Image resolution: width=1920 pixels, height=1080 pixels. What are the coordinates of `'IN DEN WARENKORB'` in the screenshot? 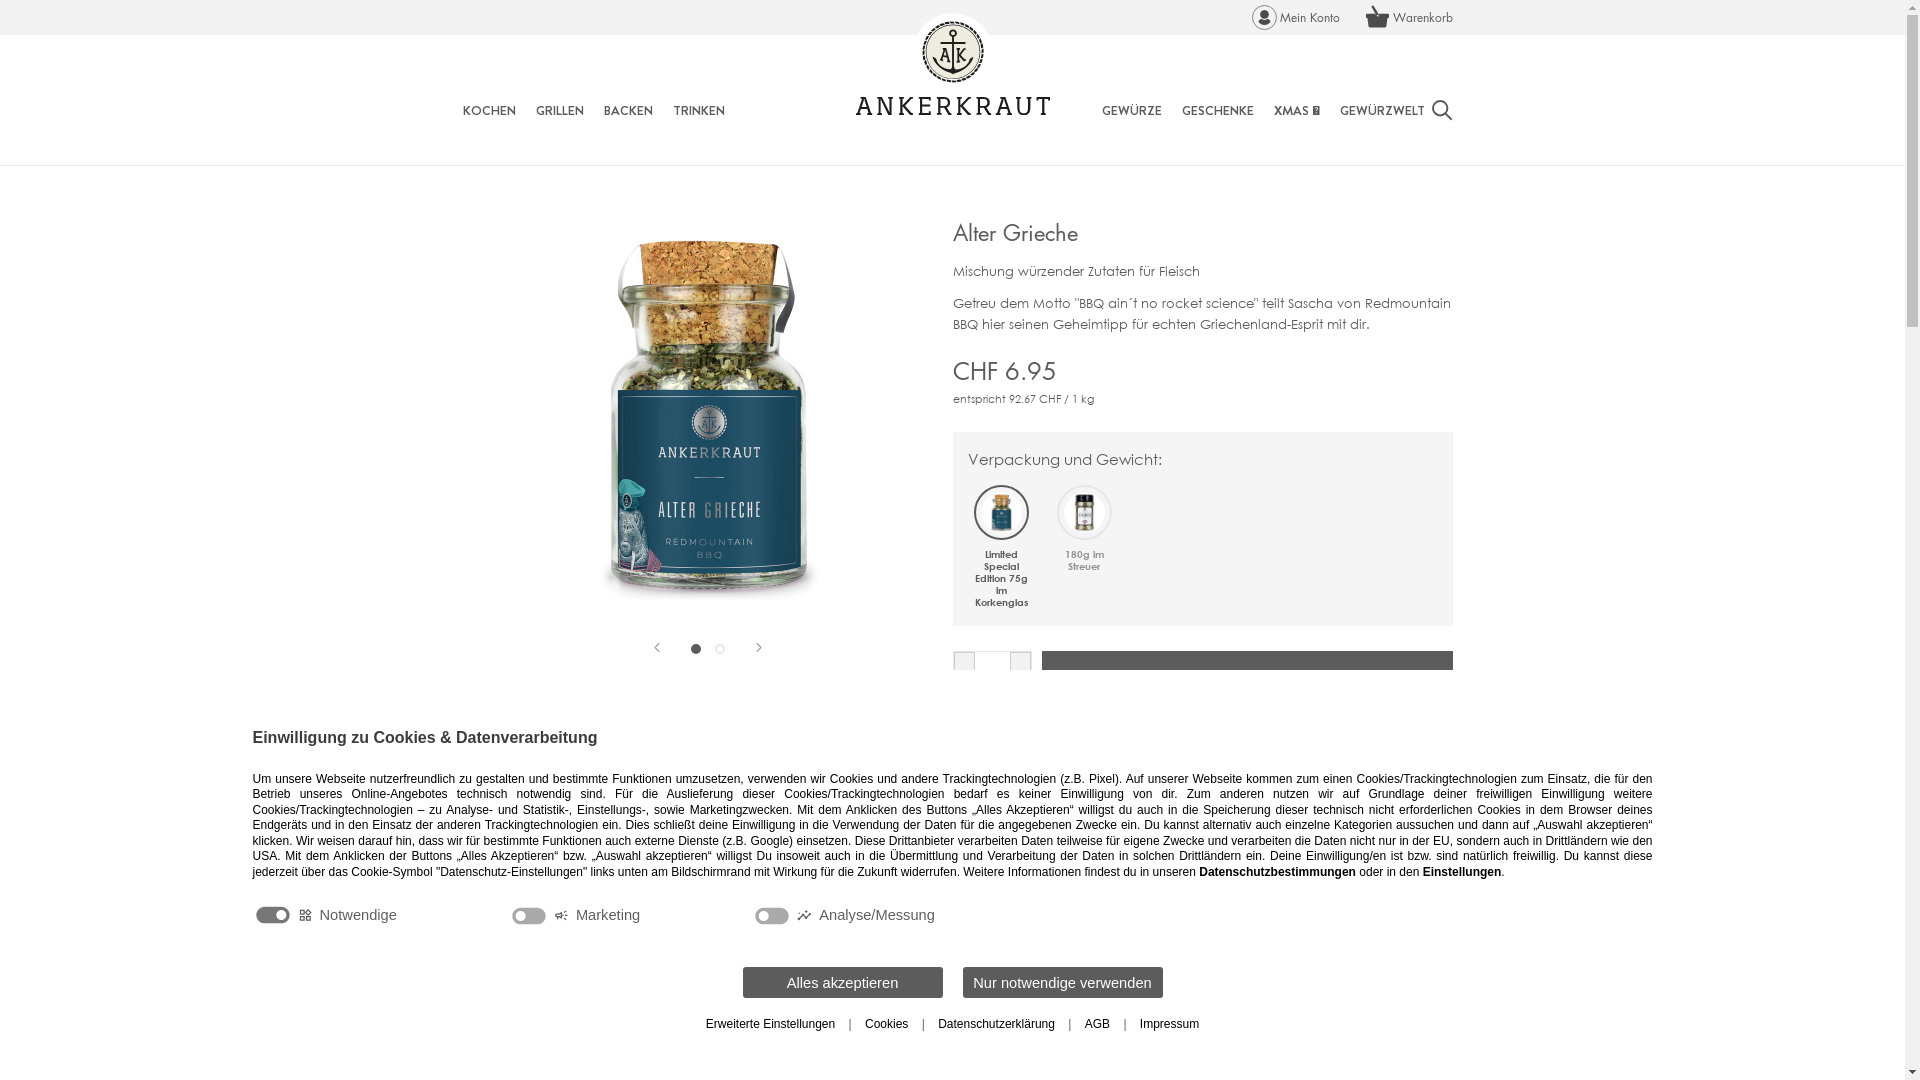 It's located at (1246, 675).